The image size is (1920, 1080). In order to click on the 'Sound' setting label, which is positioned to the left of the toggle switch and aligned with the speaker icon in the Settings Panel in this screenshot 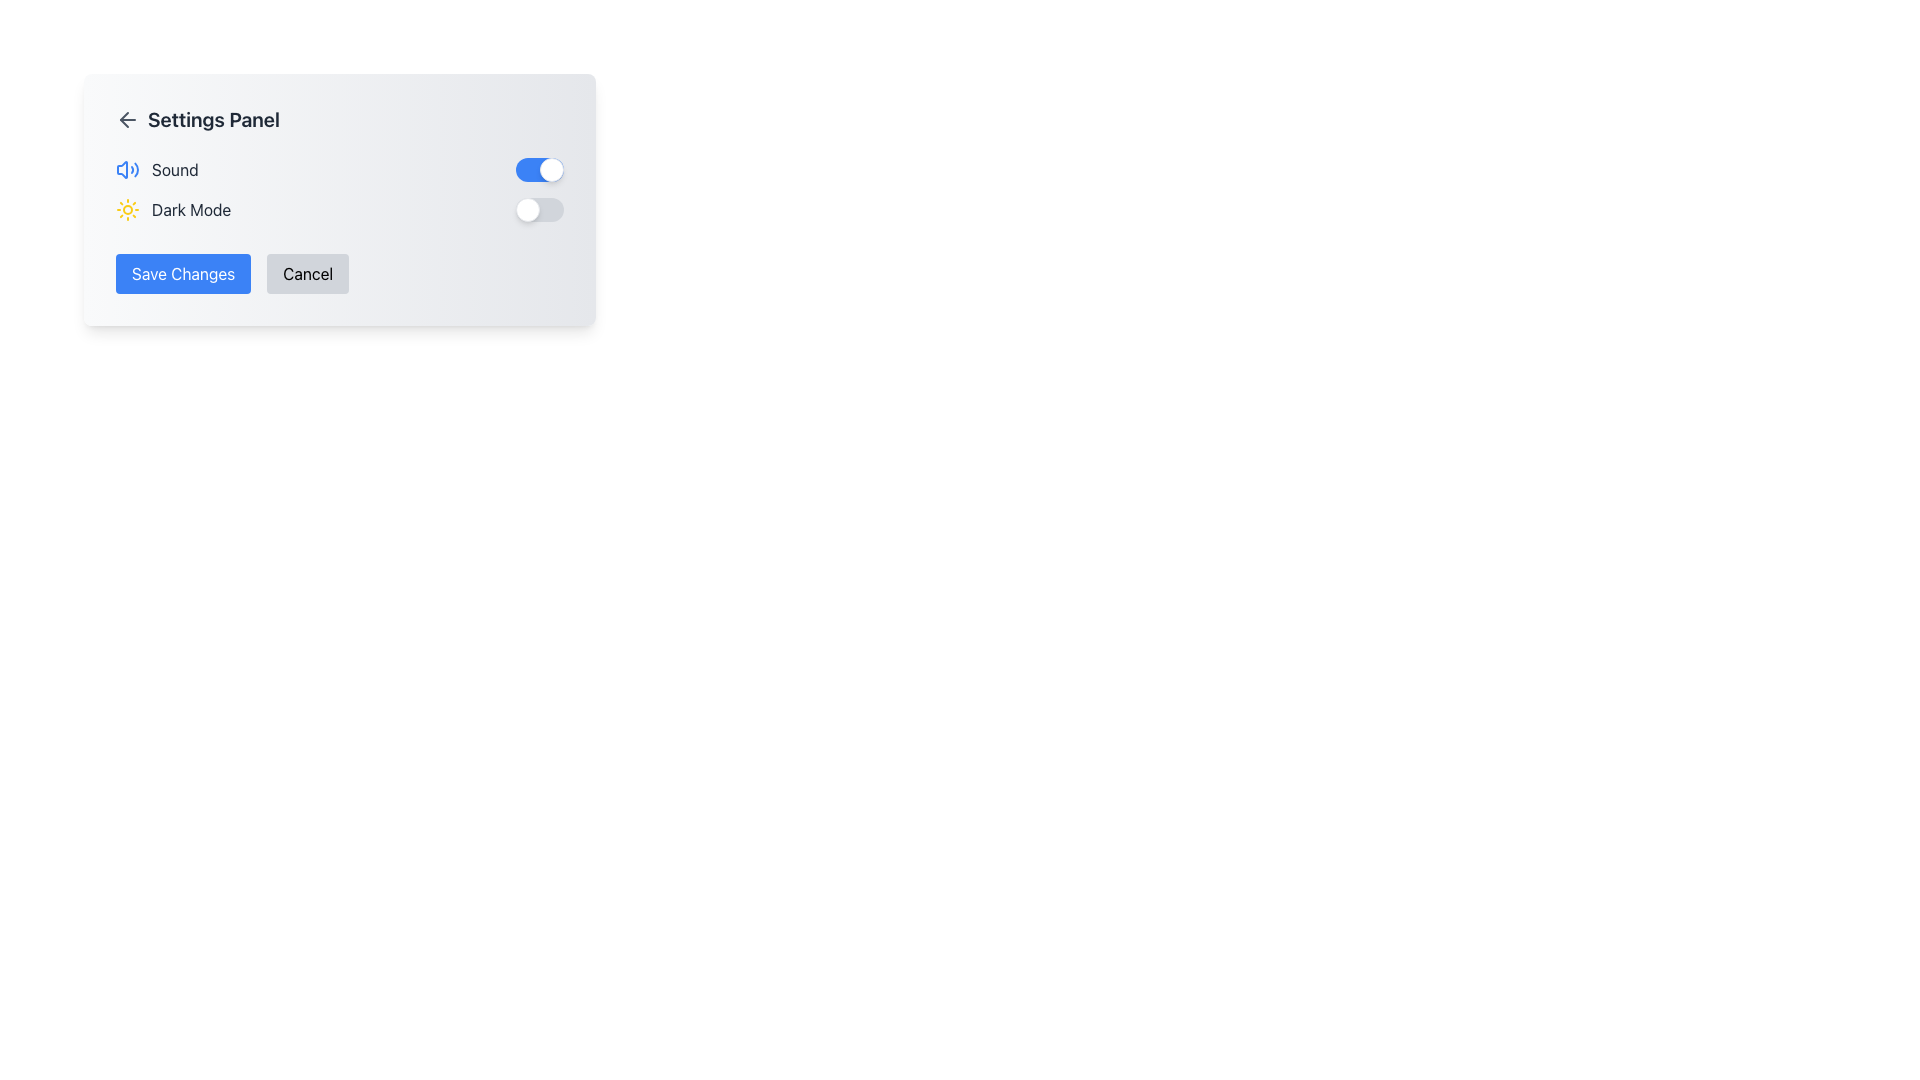, I will do `click(156, 168)`.